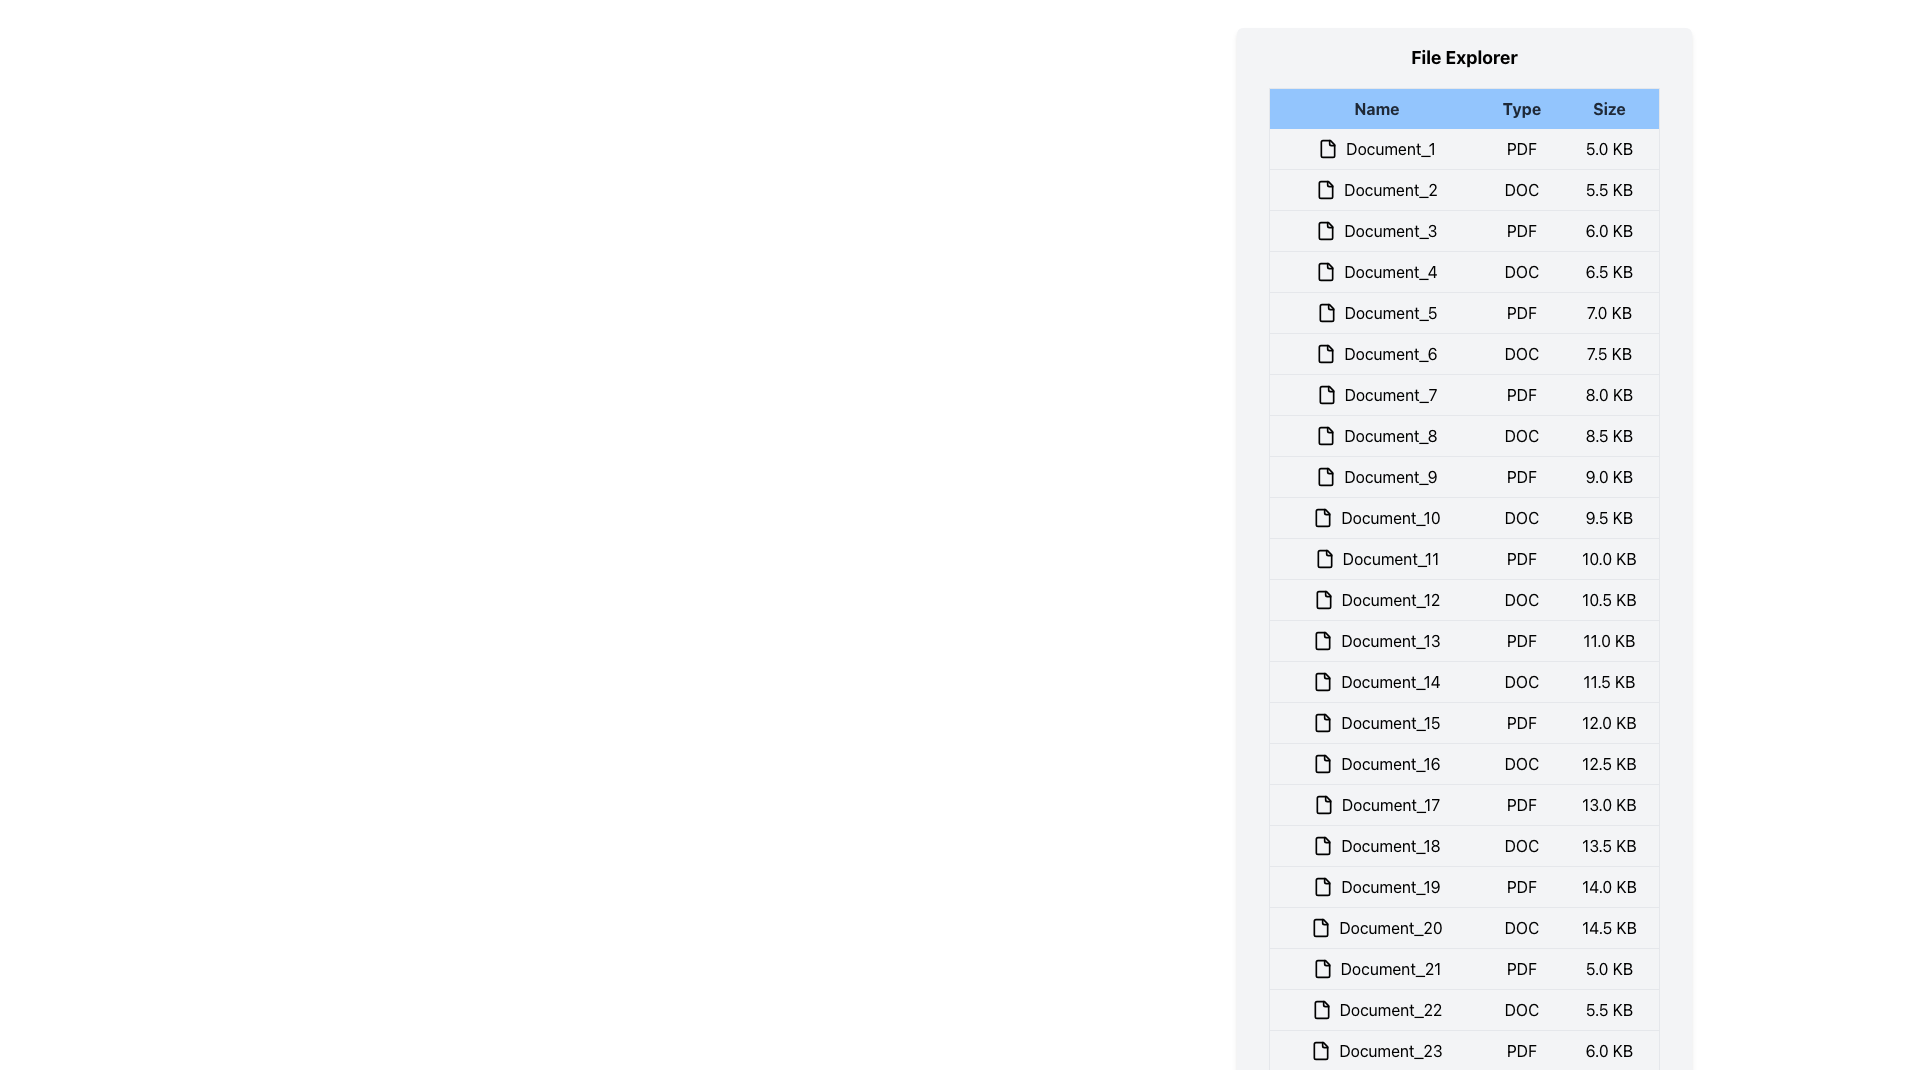  Describe the element at coordinates (1376, 763) in the screenshot. I see `the Text label that represents the file name 'Document_16' in the highlighted row of the 'File Explorer' column` at that location.